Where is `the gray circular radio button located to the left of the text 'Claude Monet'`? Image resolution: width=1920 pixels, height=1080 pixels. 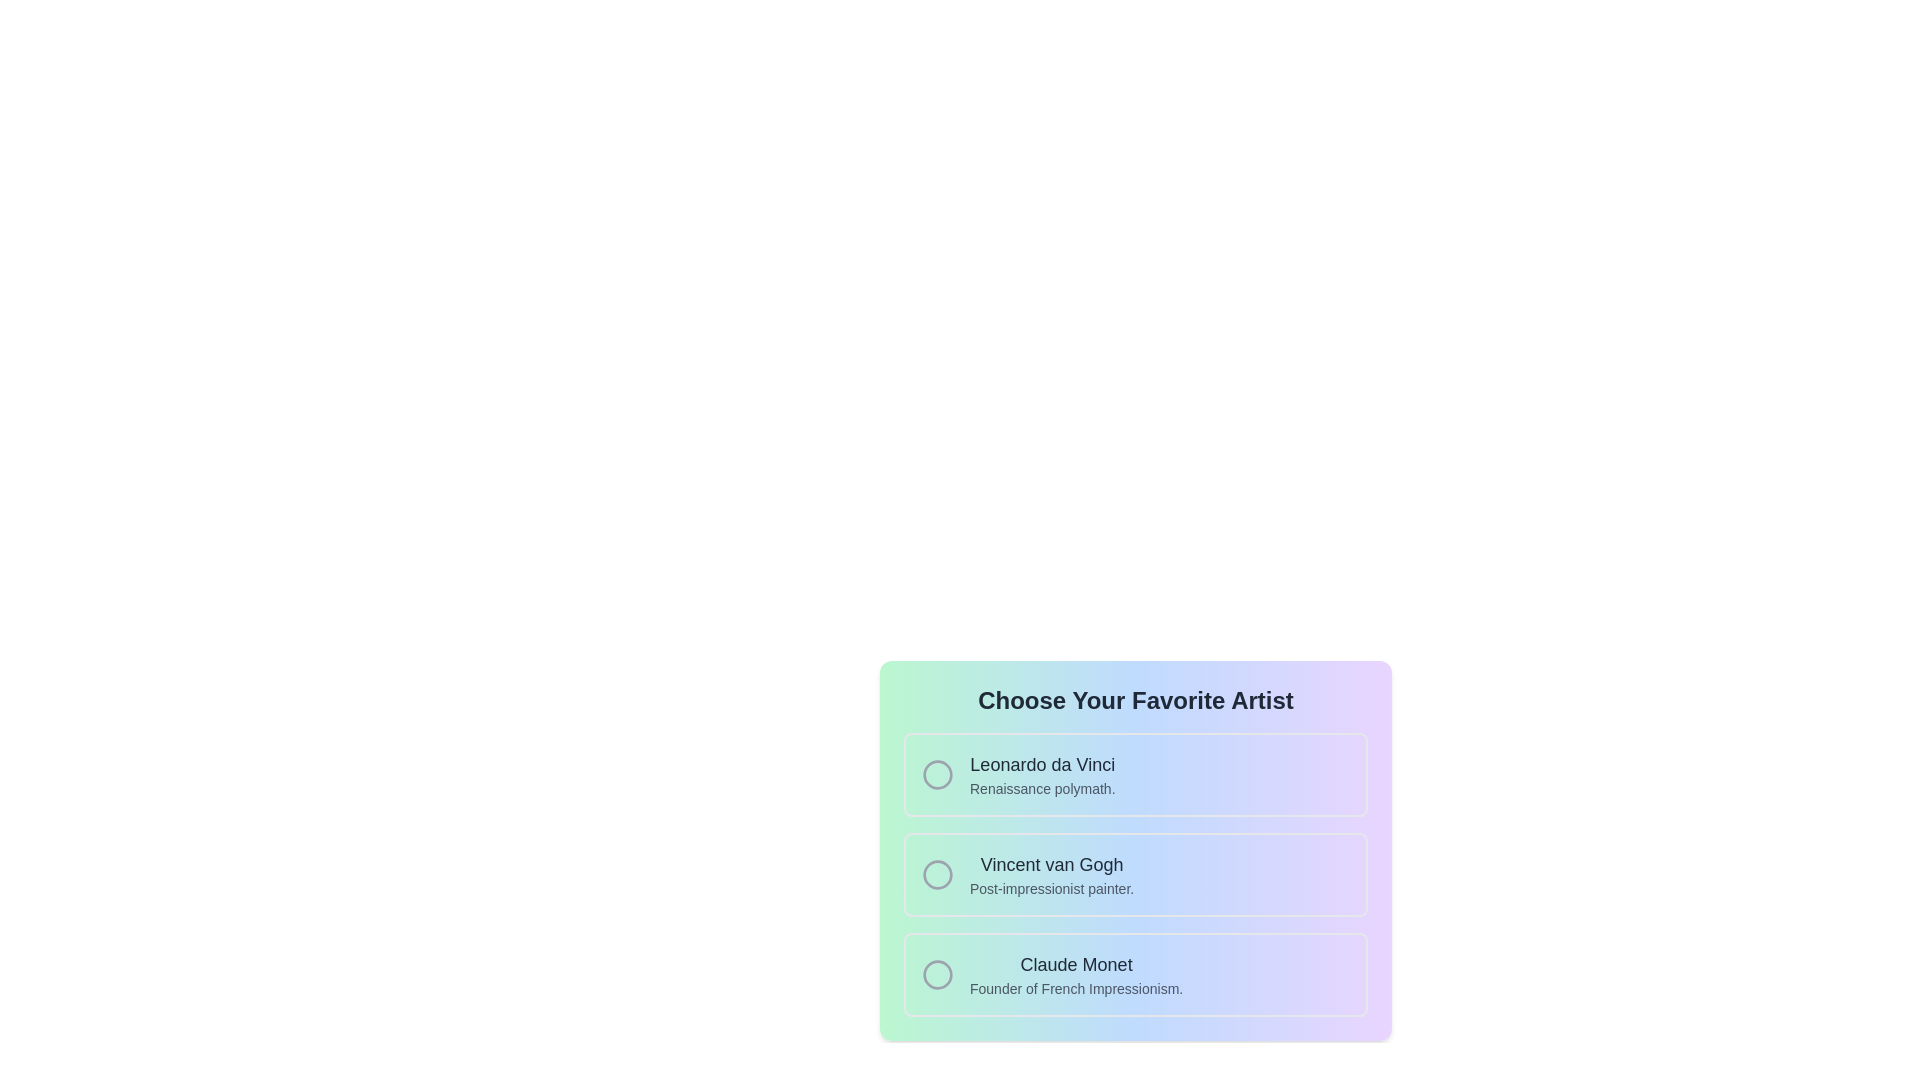
the gray circular radio button located to the left of the text 'Claude Monet' is located at coordinates (936, 974).